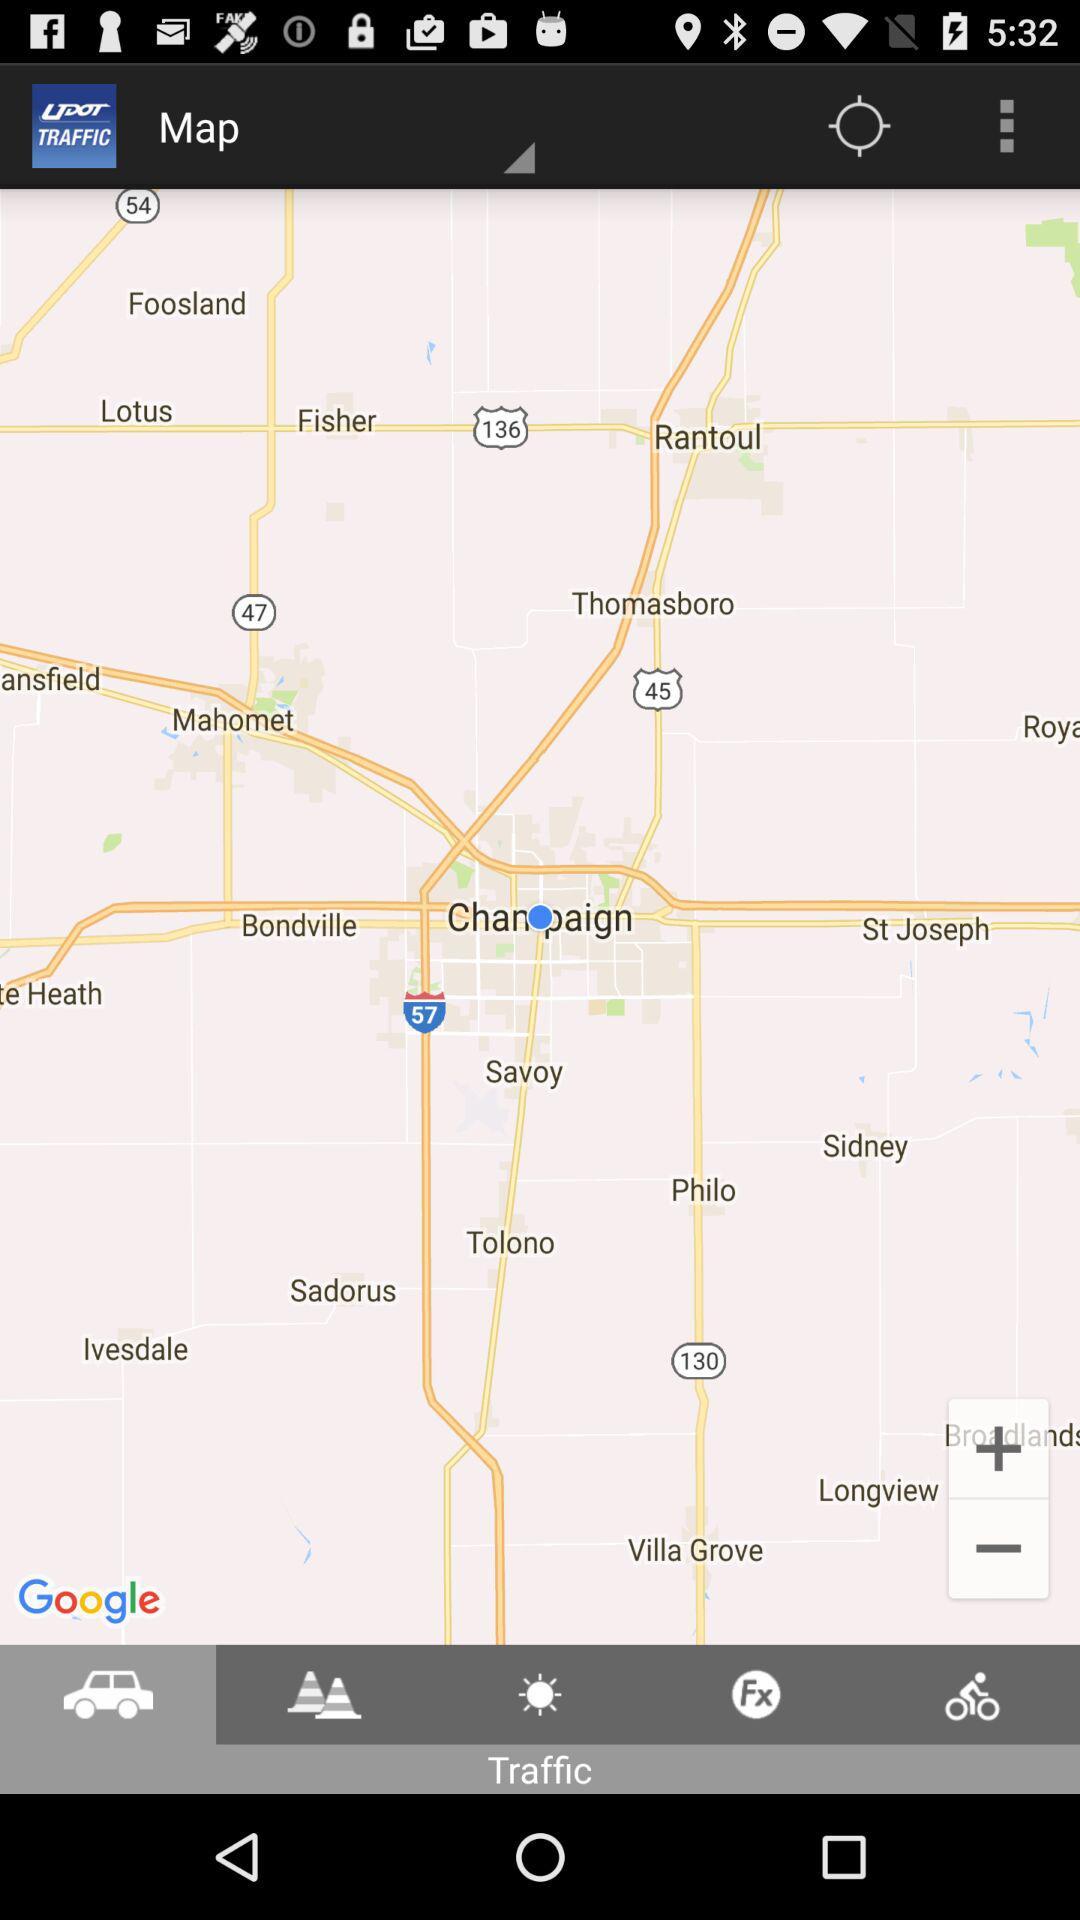 The width and height of the screenshot is (1080, 1920). I want to click on video play, so click(323, 1693).